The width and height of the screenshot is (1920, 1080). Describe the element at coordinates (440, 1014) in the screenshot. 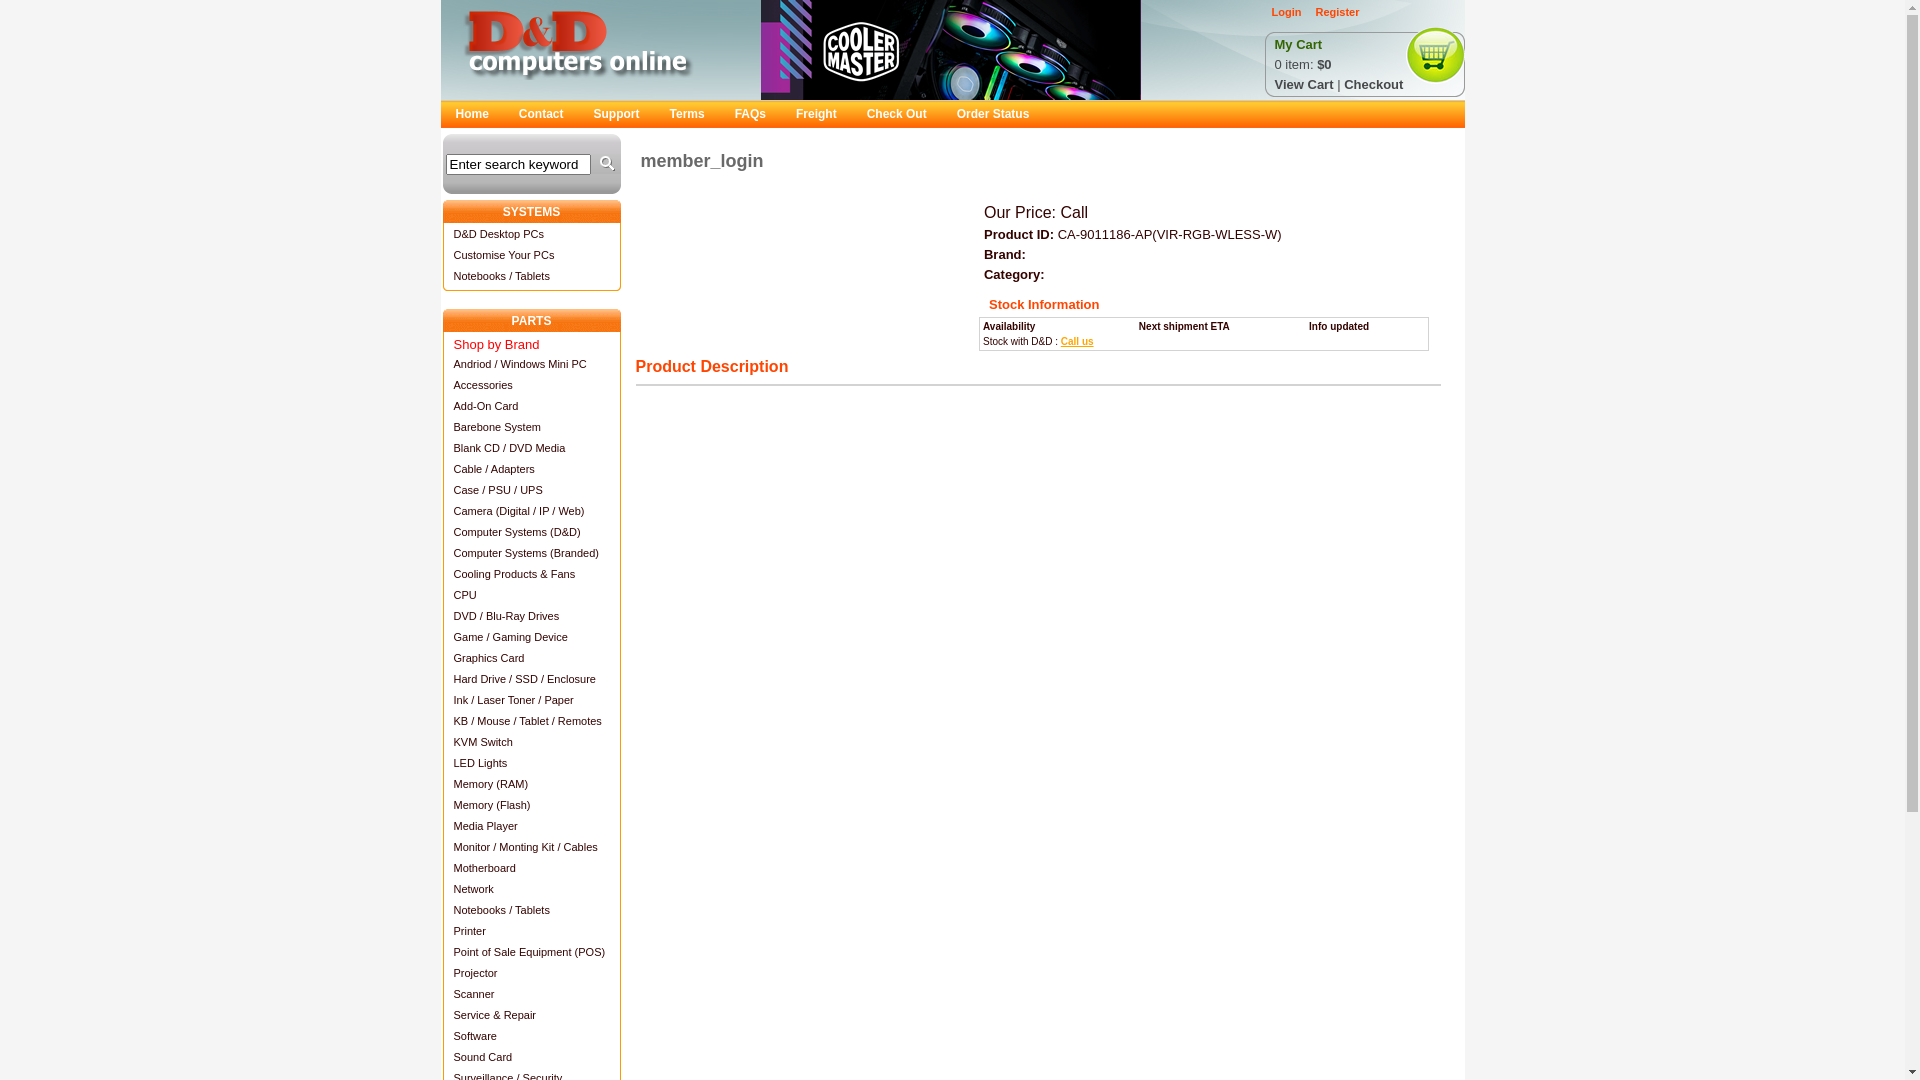

I see `'Service & Repair'` at that location.